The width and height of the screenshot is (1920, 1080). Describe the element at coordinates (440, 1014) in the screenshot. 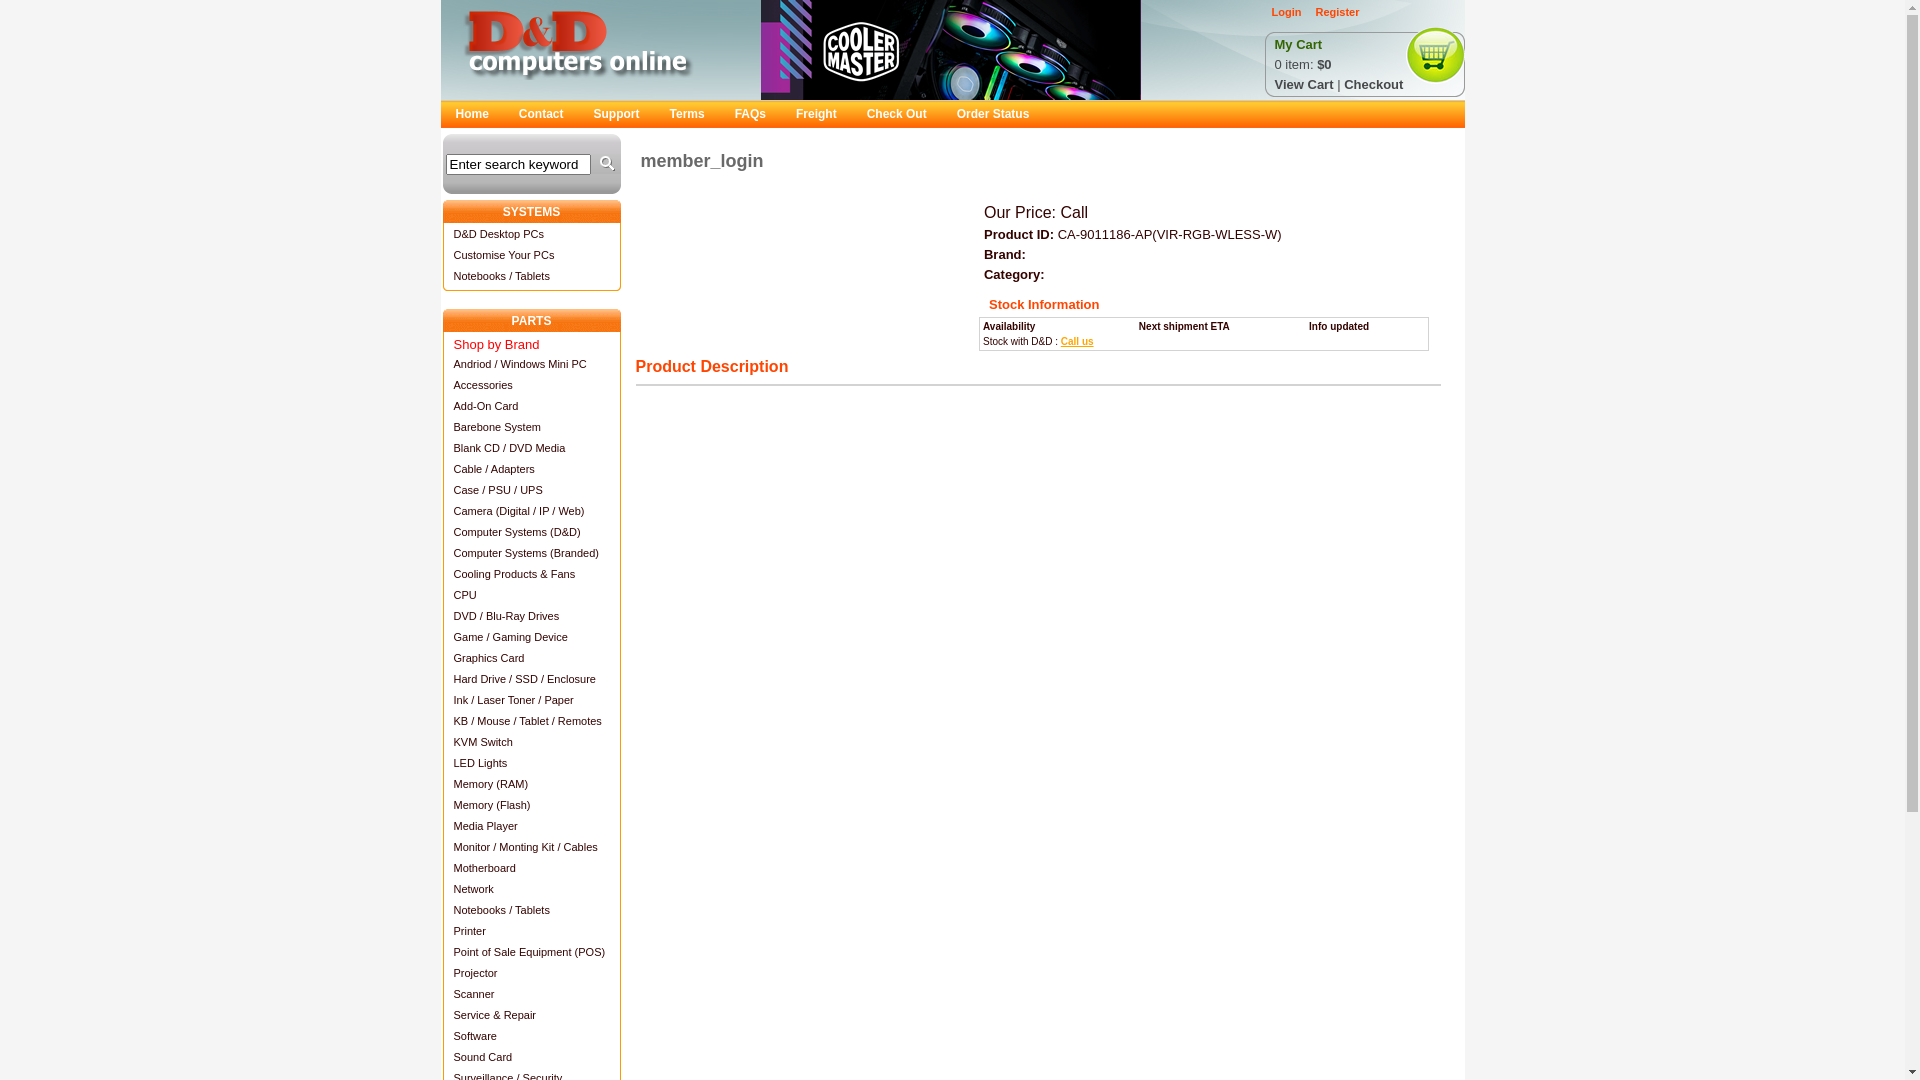

I see `'Service & Repair'` at that location.